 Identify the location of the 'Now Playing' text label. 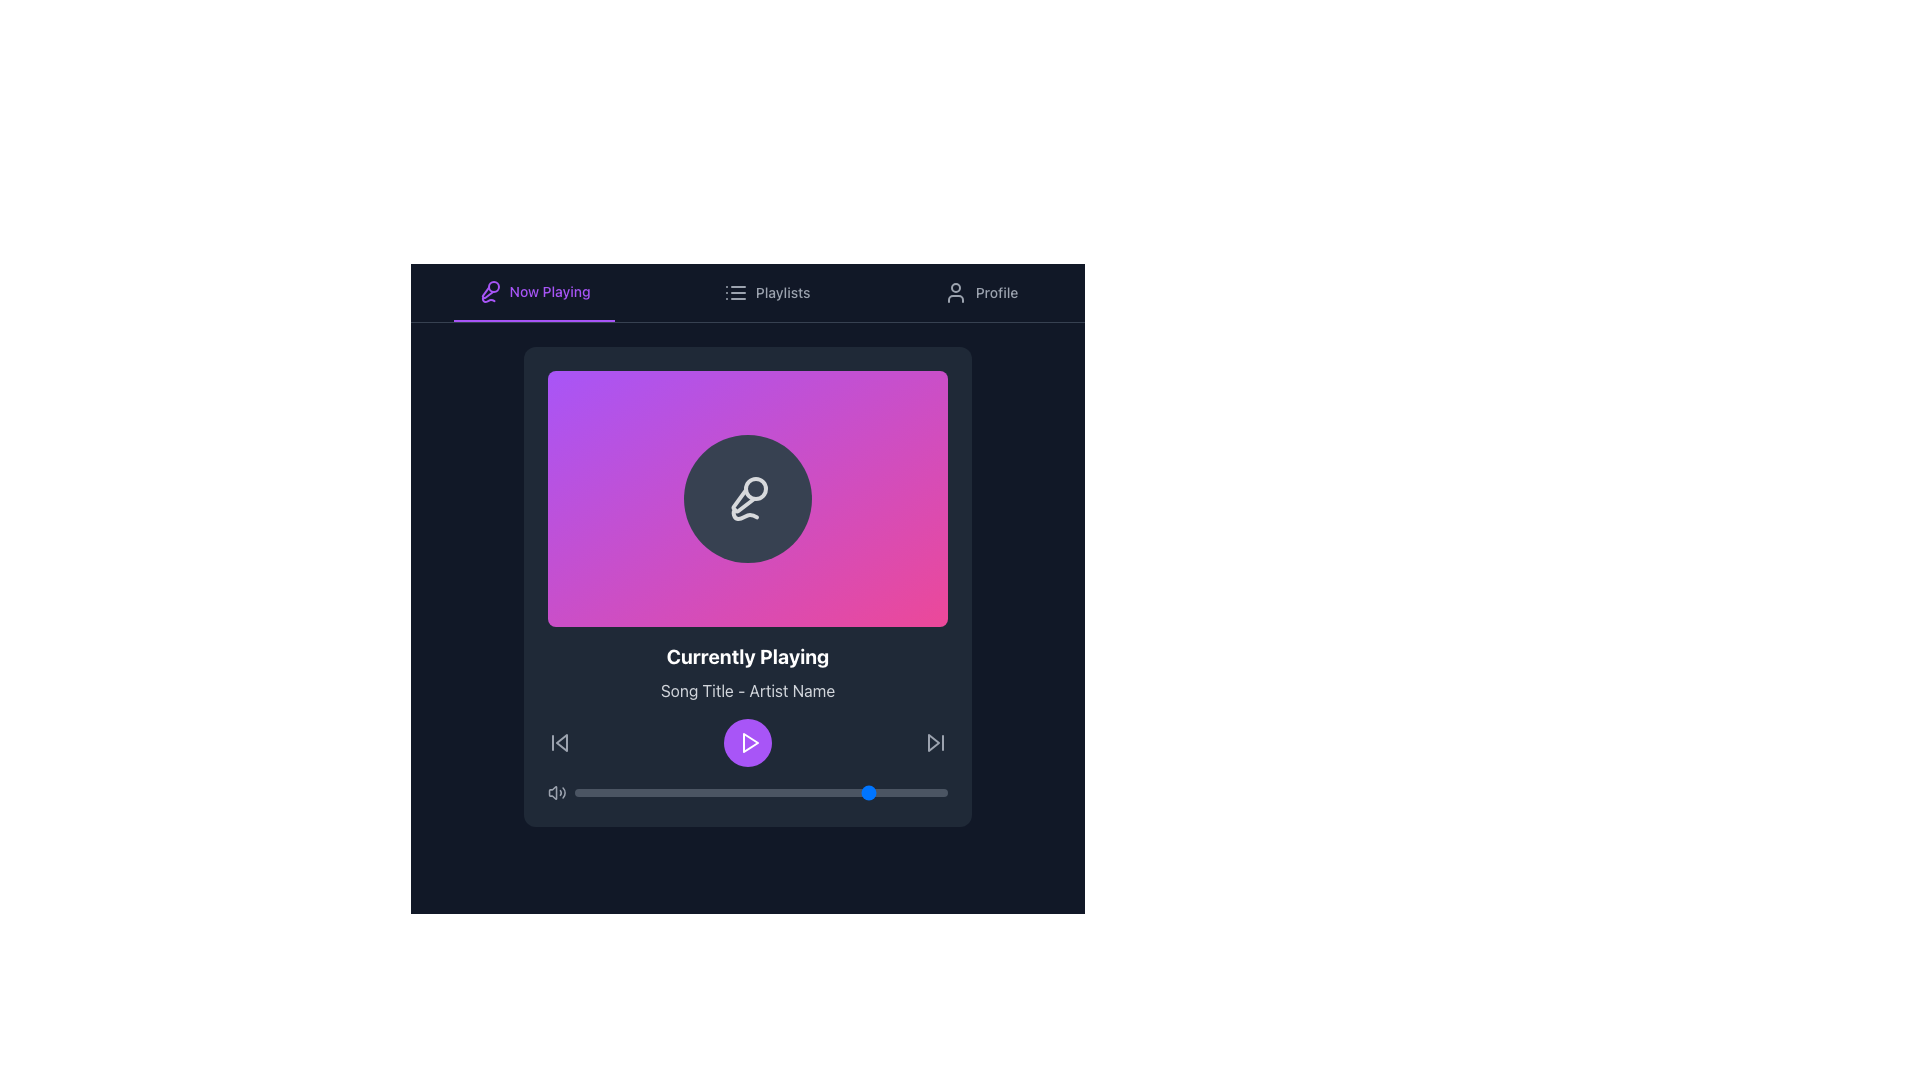
(550, 292).